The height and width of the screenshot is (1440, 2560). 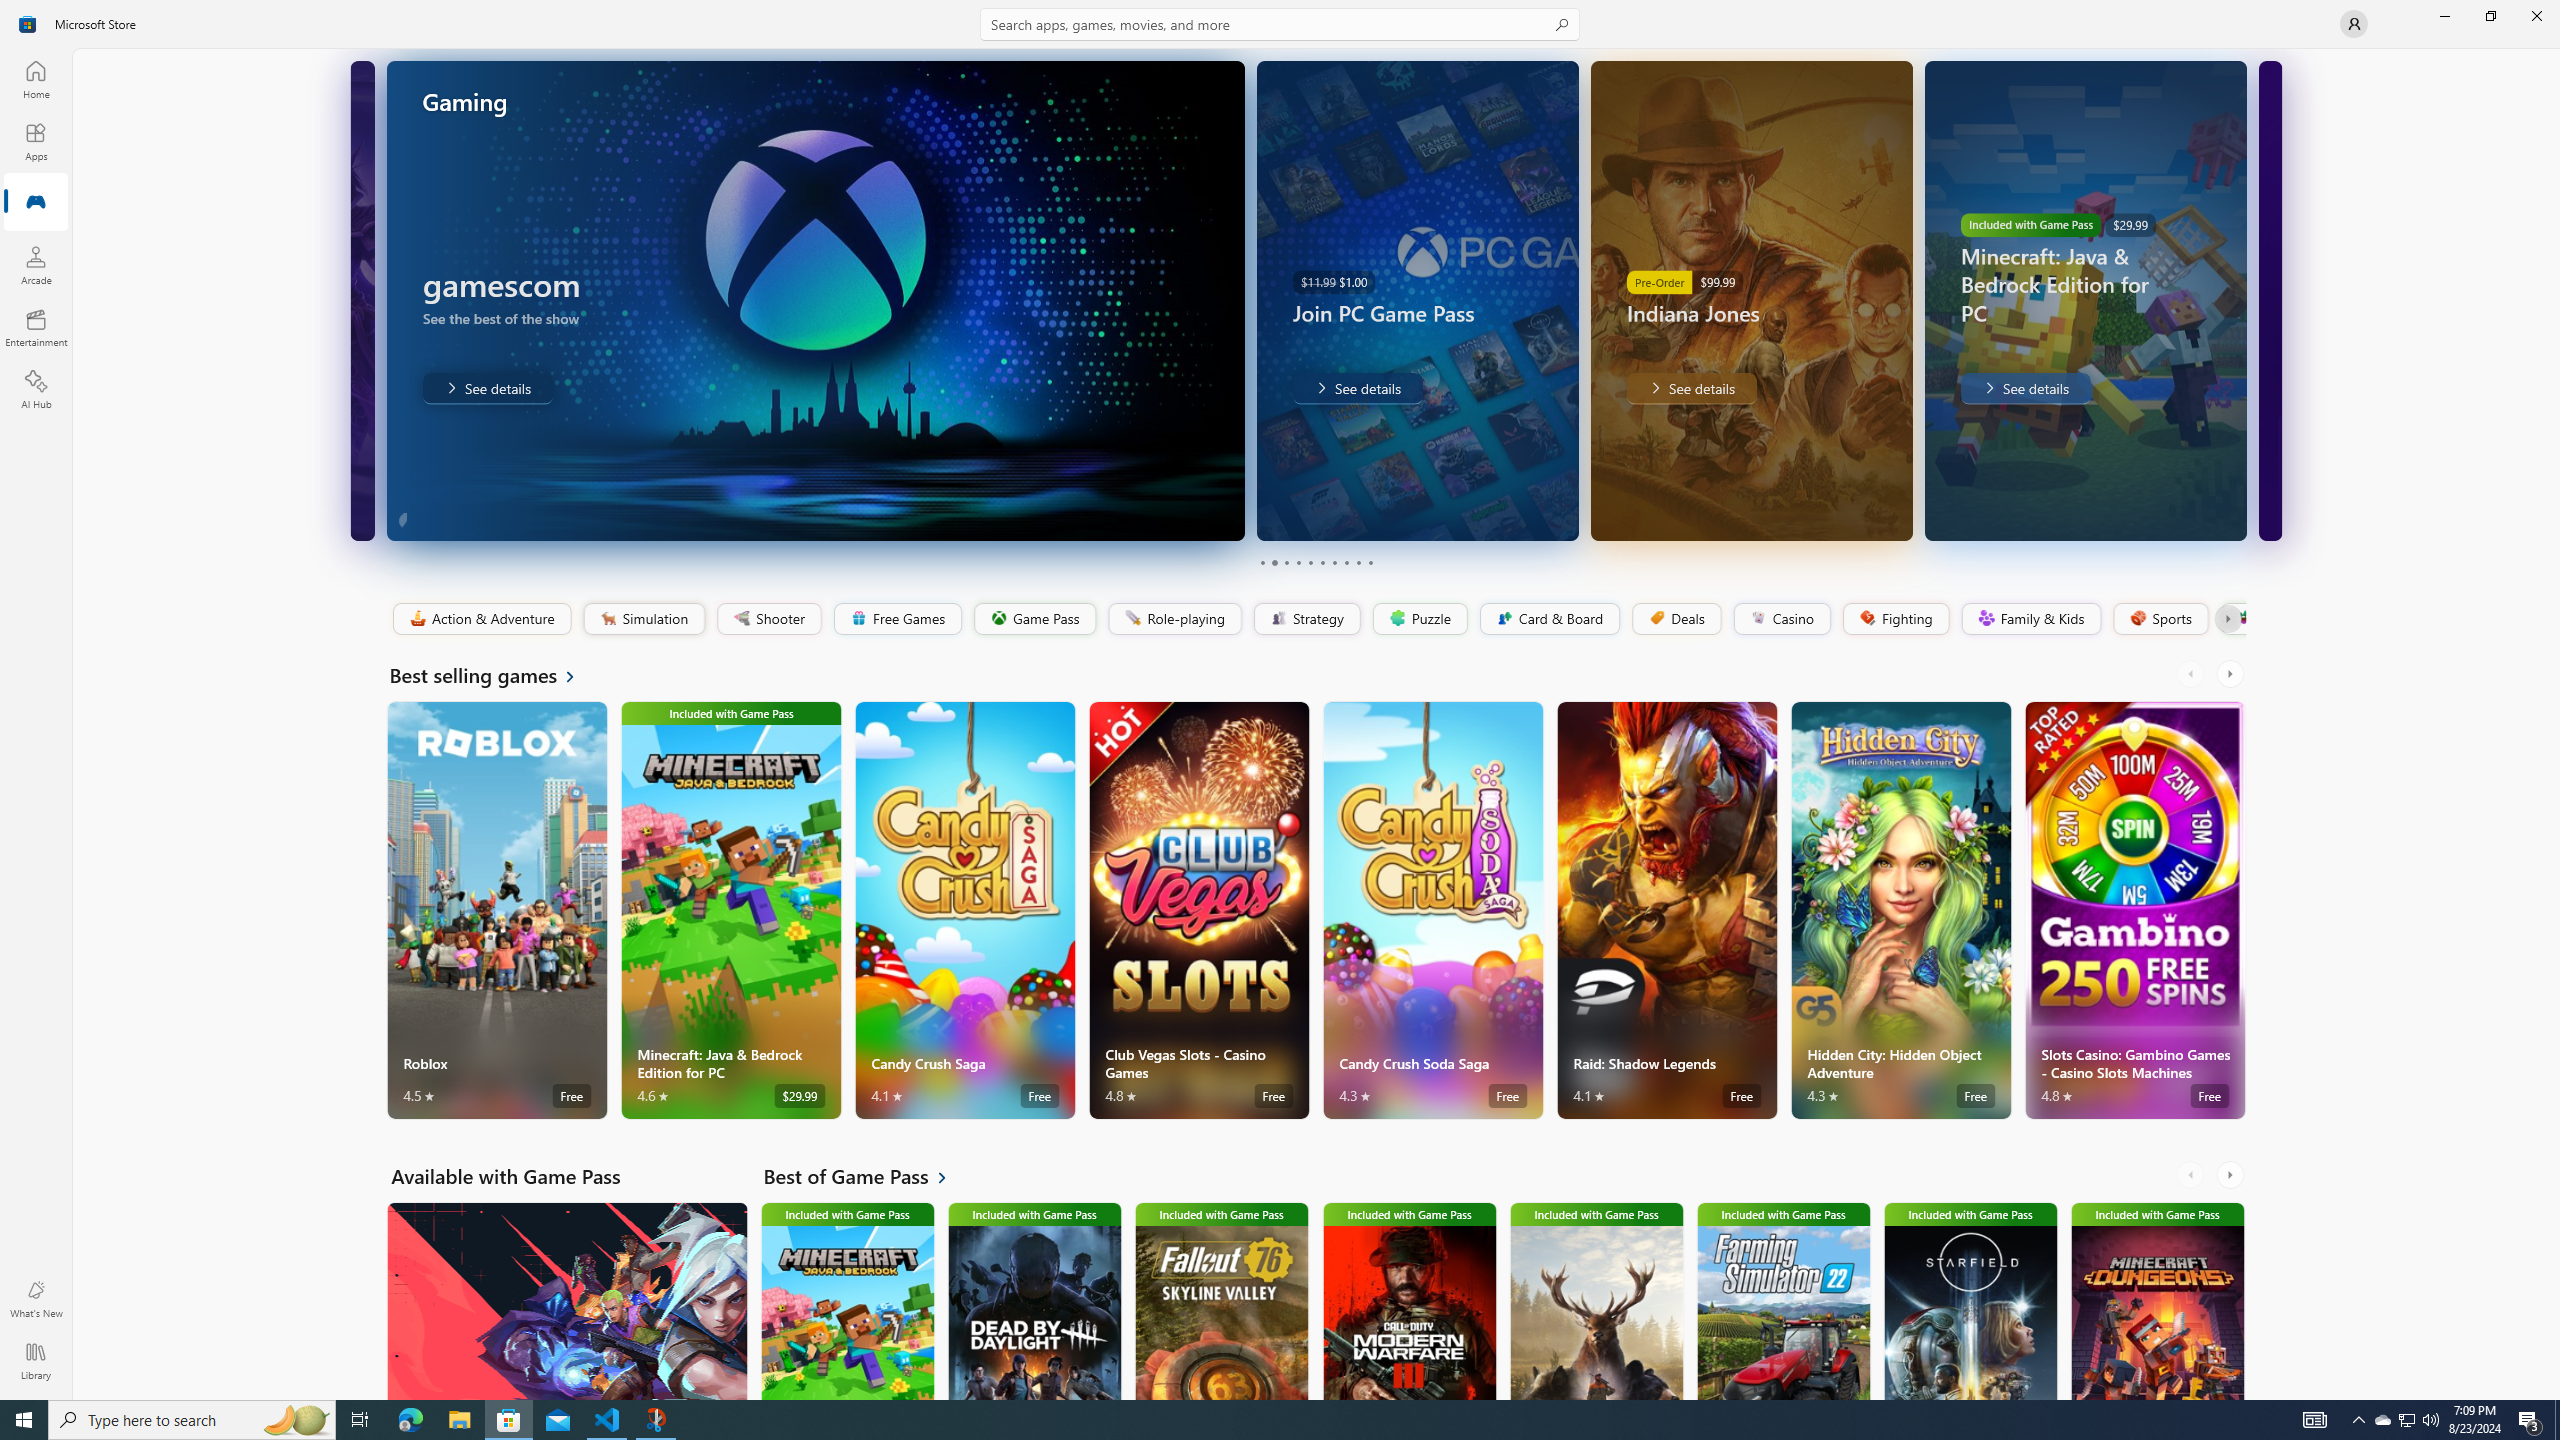 What do you see at coordinates (497, 909) in the screenshot?
I see `'Roblox. Average rating of 4.5 out of five stars. Free  '` at bounding box center [497, 909].